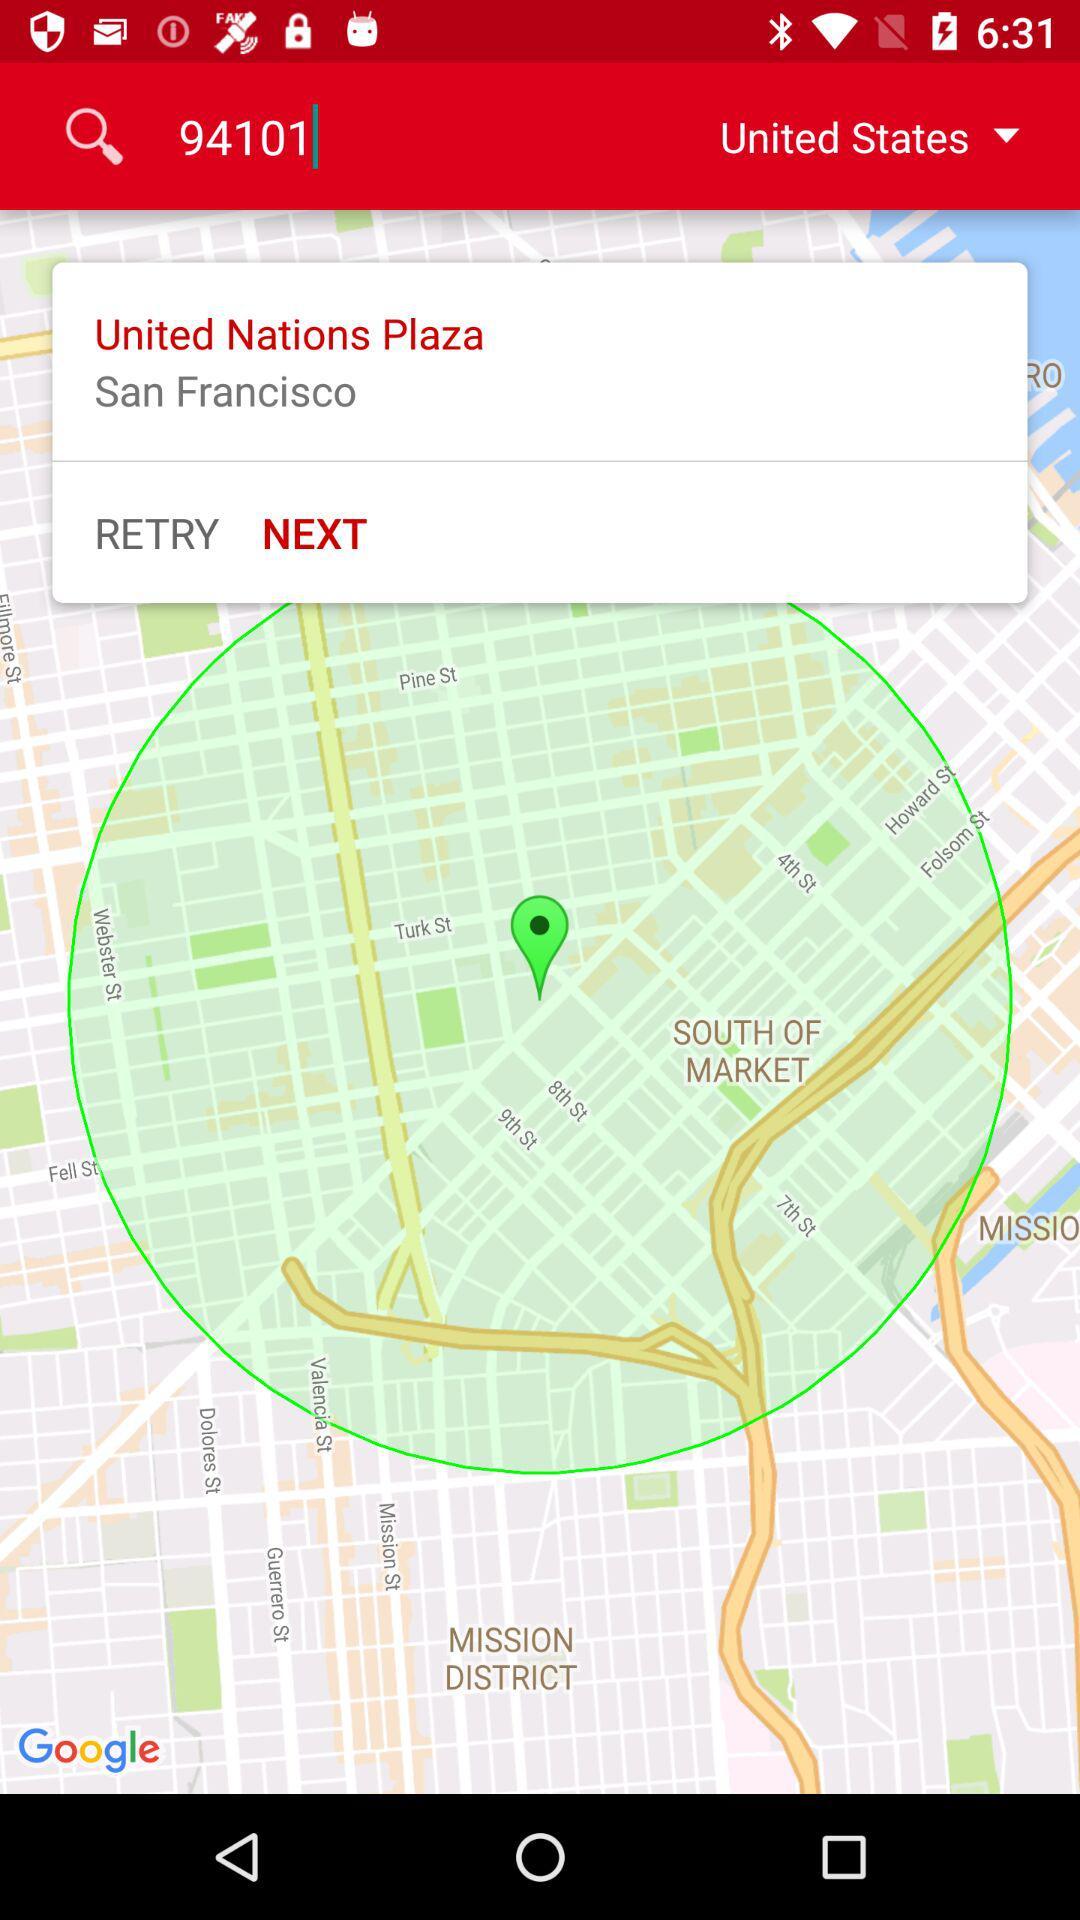 The width and height of the screenshot is (1080, 1920). What do you see at coordinates (314, 532) in the screenshot?
I see `next` at bounding box center [314, 532].